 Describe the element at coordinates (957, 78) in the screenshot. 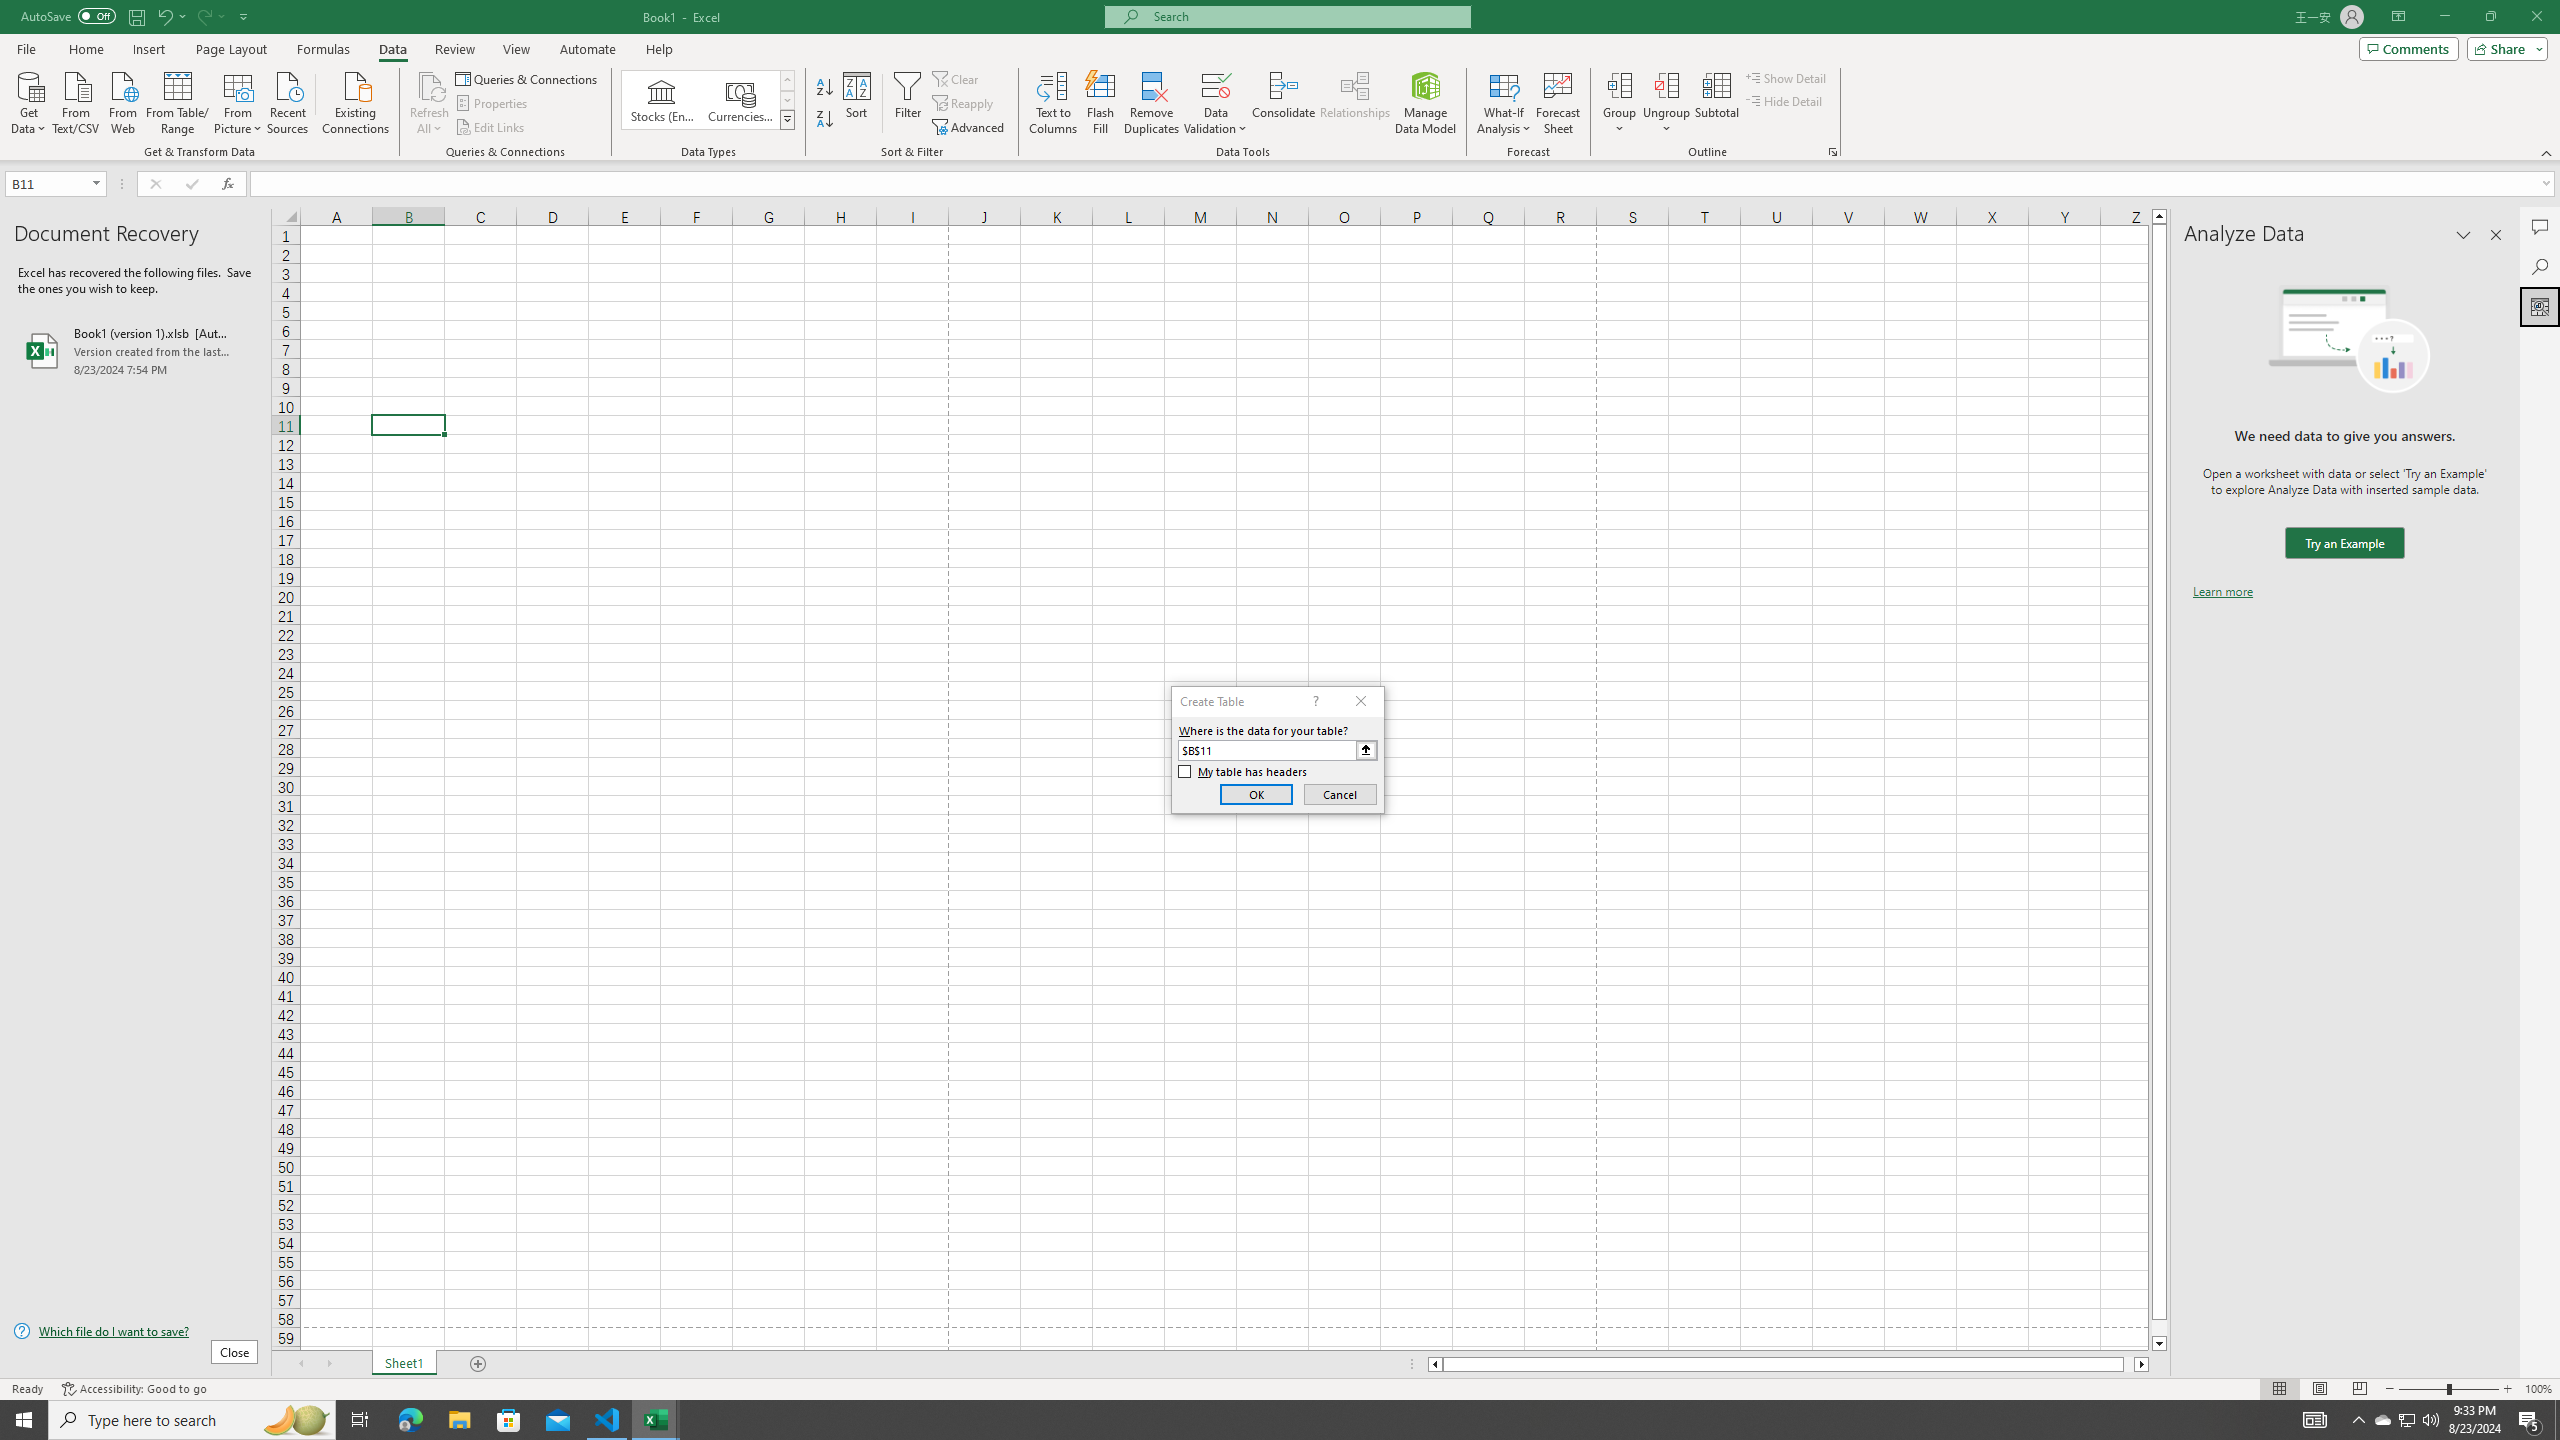

I see `'Clear'` at that location.